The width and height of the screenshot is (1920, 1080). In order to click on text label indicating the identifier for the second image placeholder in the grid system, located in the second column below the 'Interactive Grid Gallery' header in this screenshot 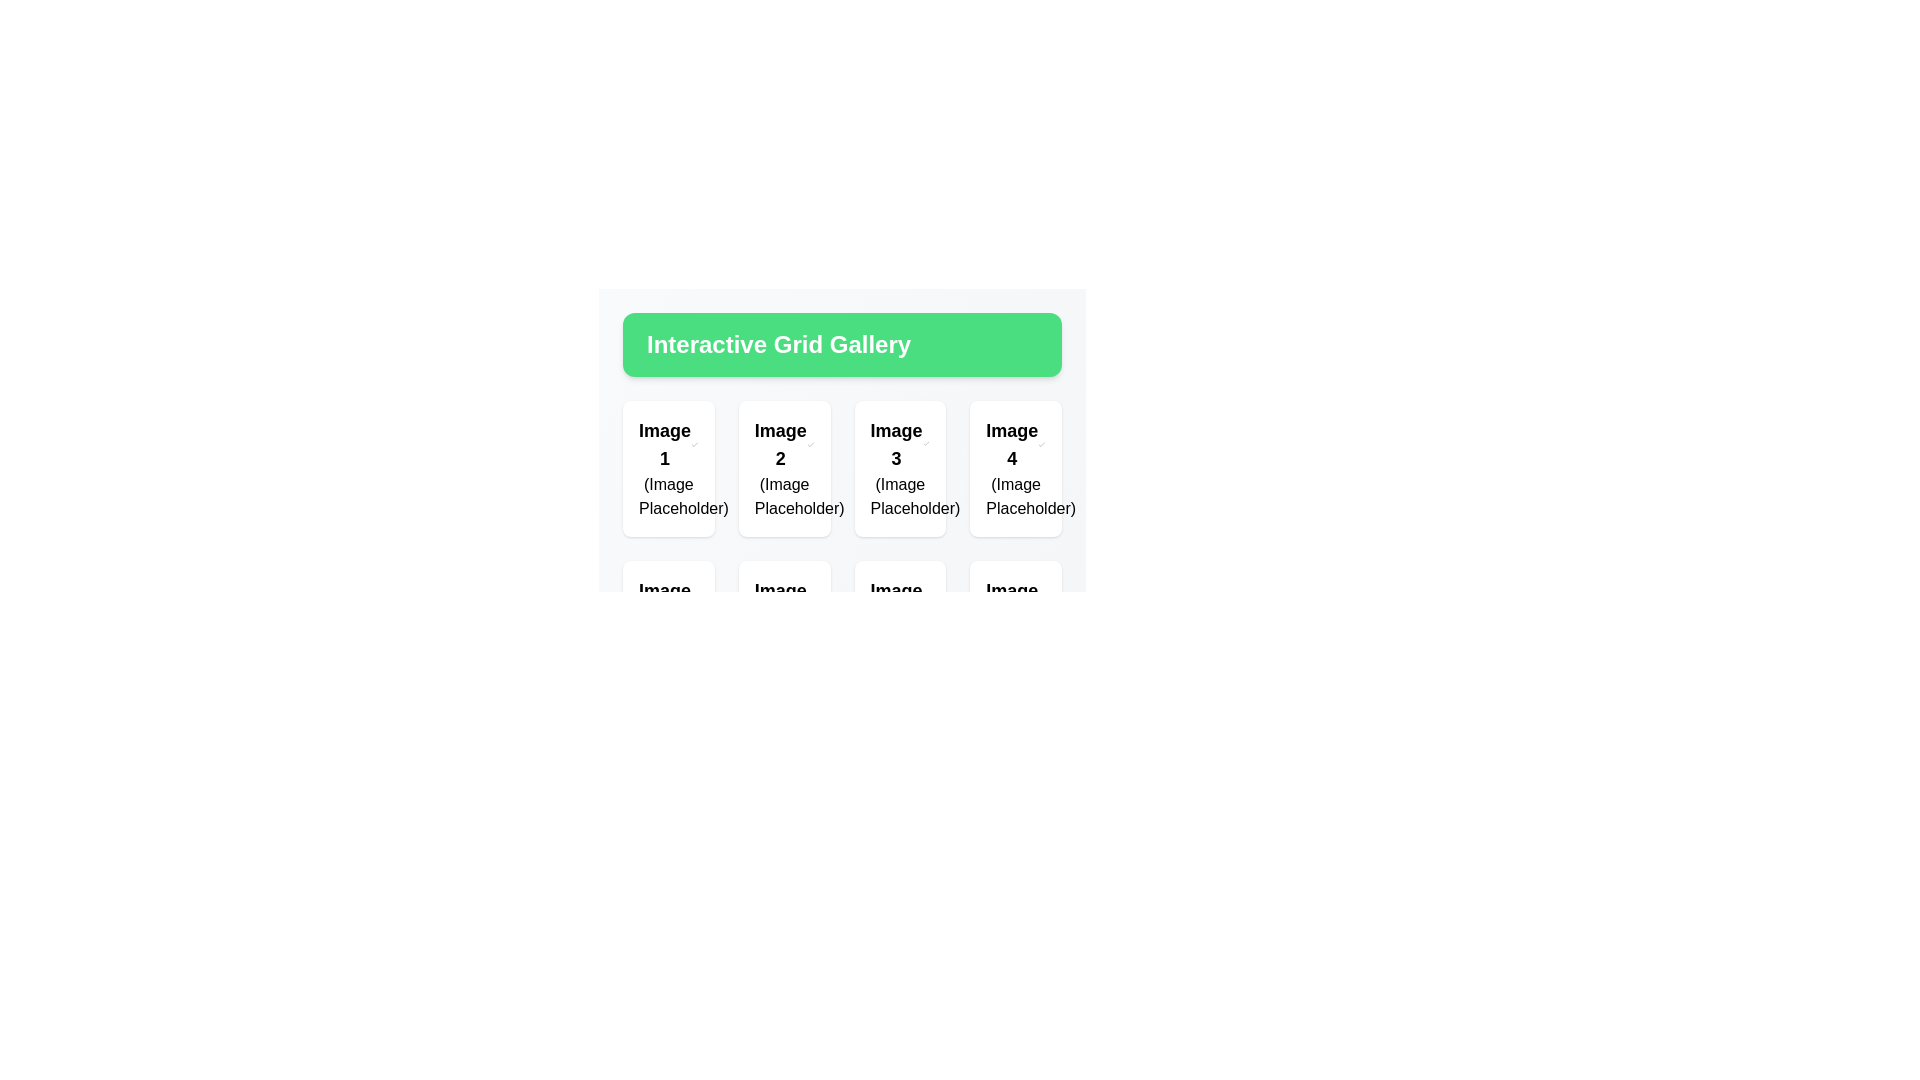, I will do `click(779, 443)`.